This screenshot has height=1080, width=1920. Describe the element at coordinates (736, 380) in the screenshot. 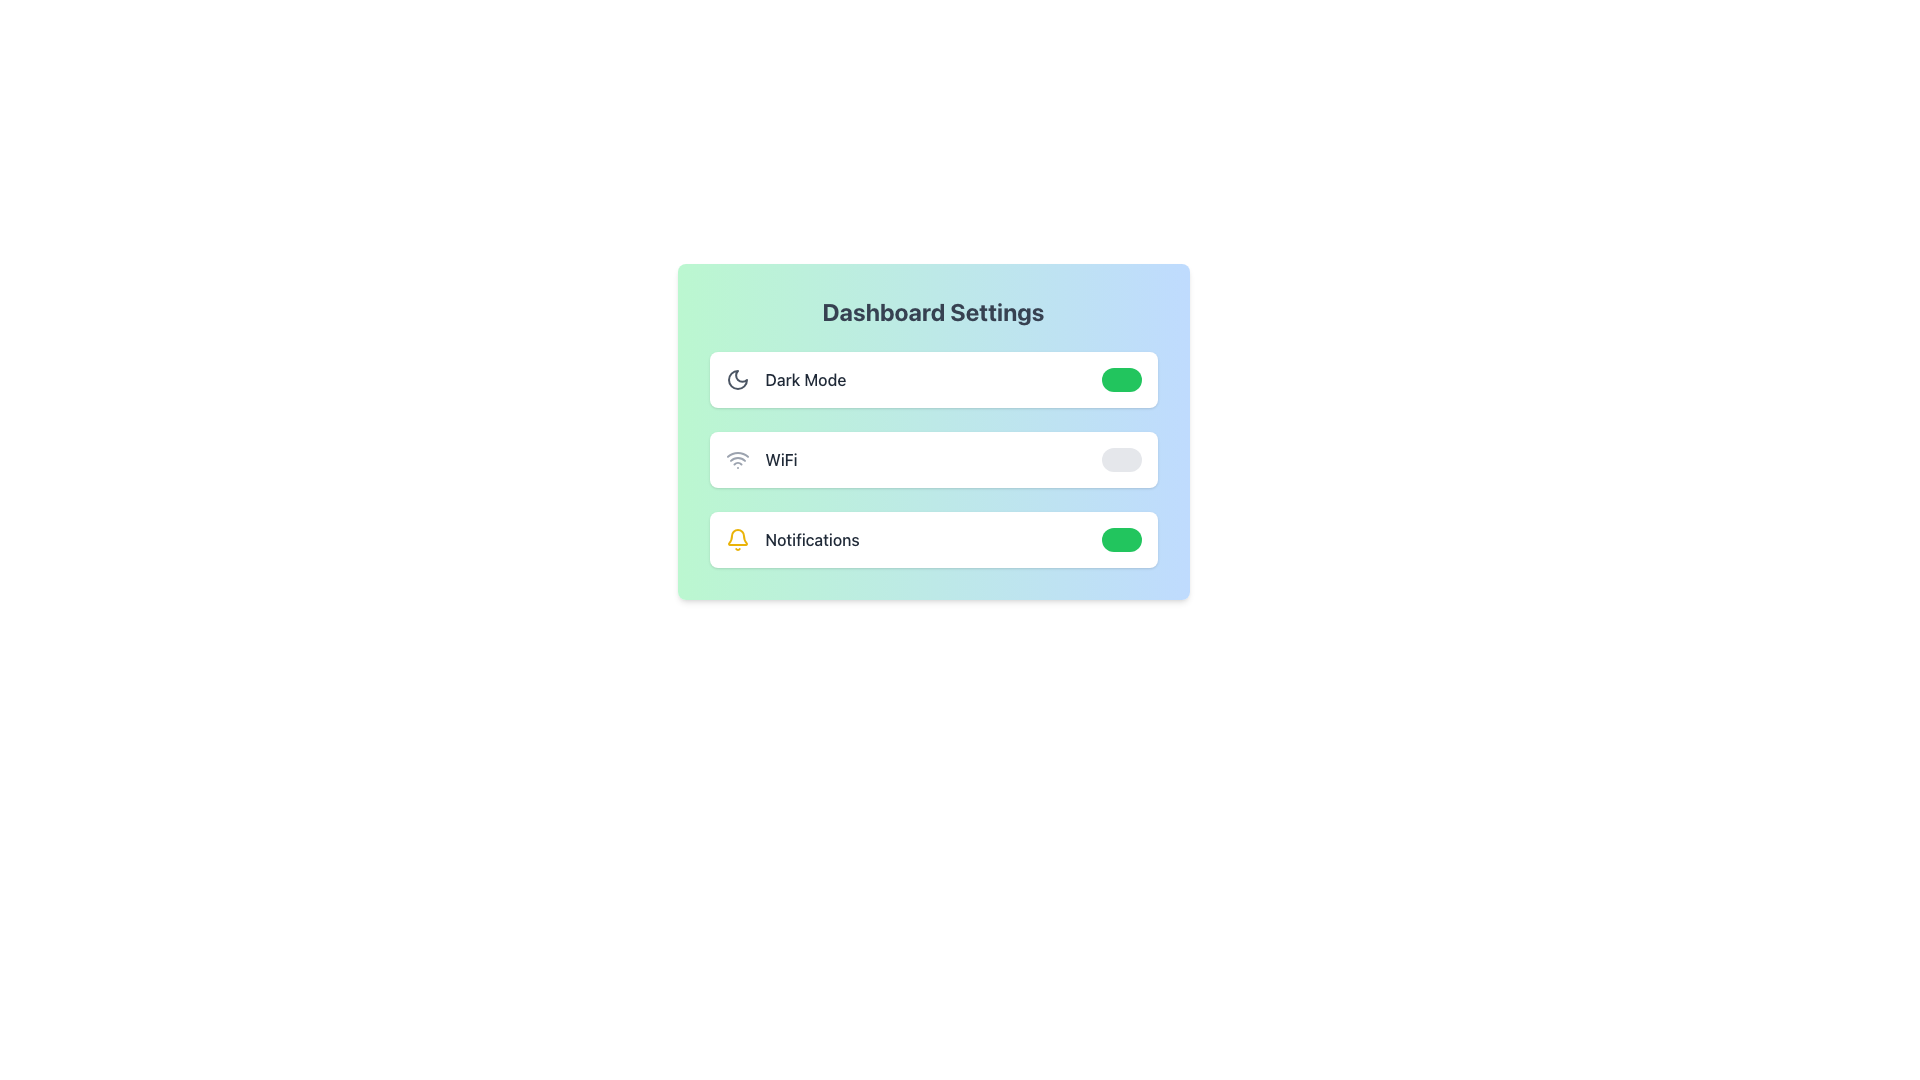

I see `the 'Dark Mode' SVG icon located in the top row of the settings list to the left of the toggle switch` at that location.